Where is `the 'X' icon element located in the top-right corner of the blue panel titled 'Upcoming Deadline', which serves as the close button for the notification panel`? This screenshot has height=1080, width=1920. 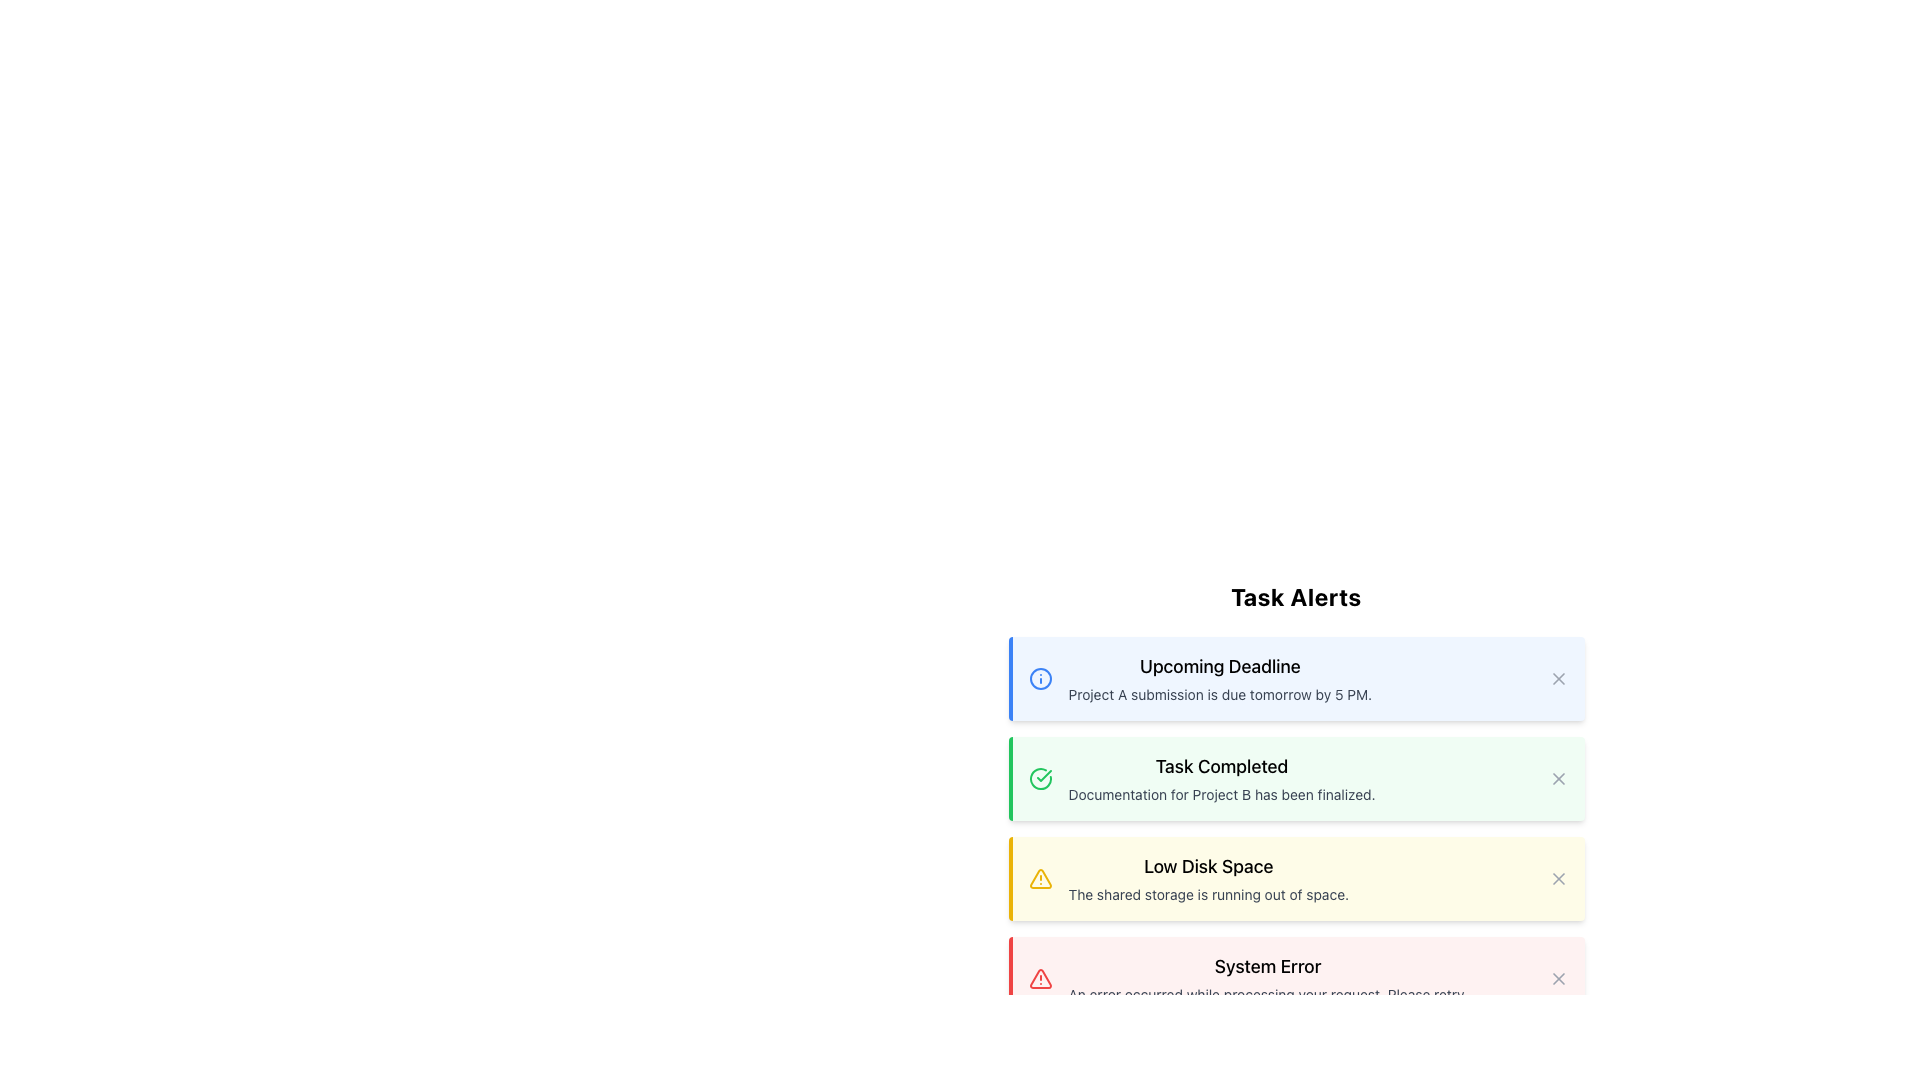 the 'X' icon element located in the top-right corner of the blue panel titled 'Upcoming Deadline', which serves as the close button for the notification panel is located at coordinates (1557, 677).